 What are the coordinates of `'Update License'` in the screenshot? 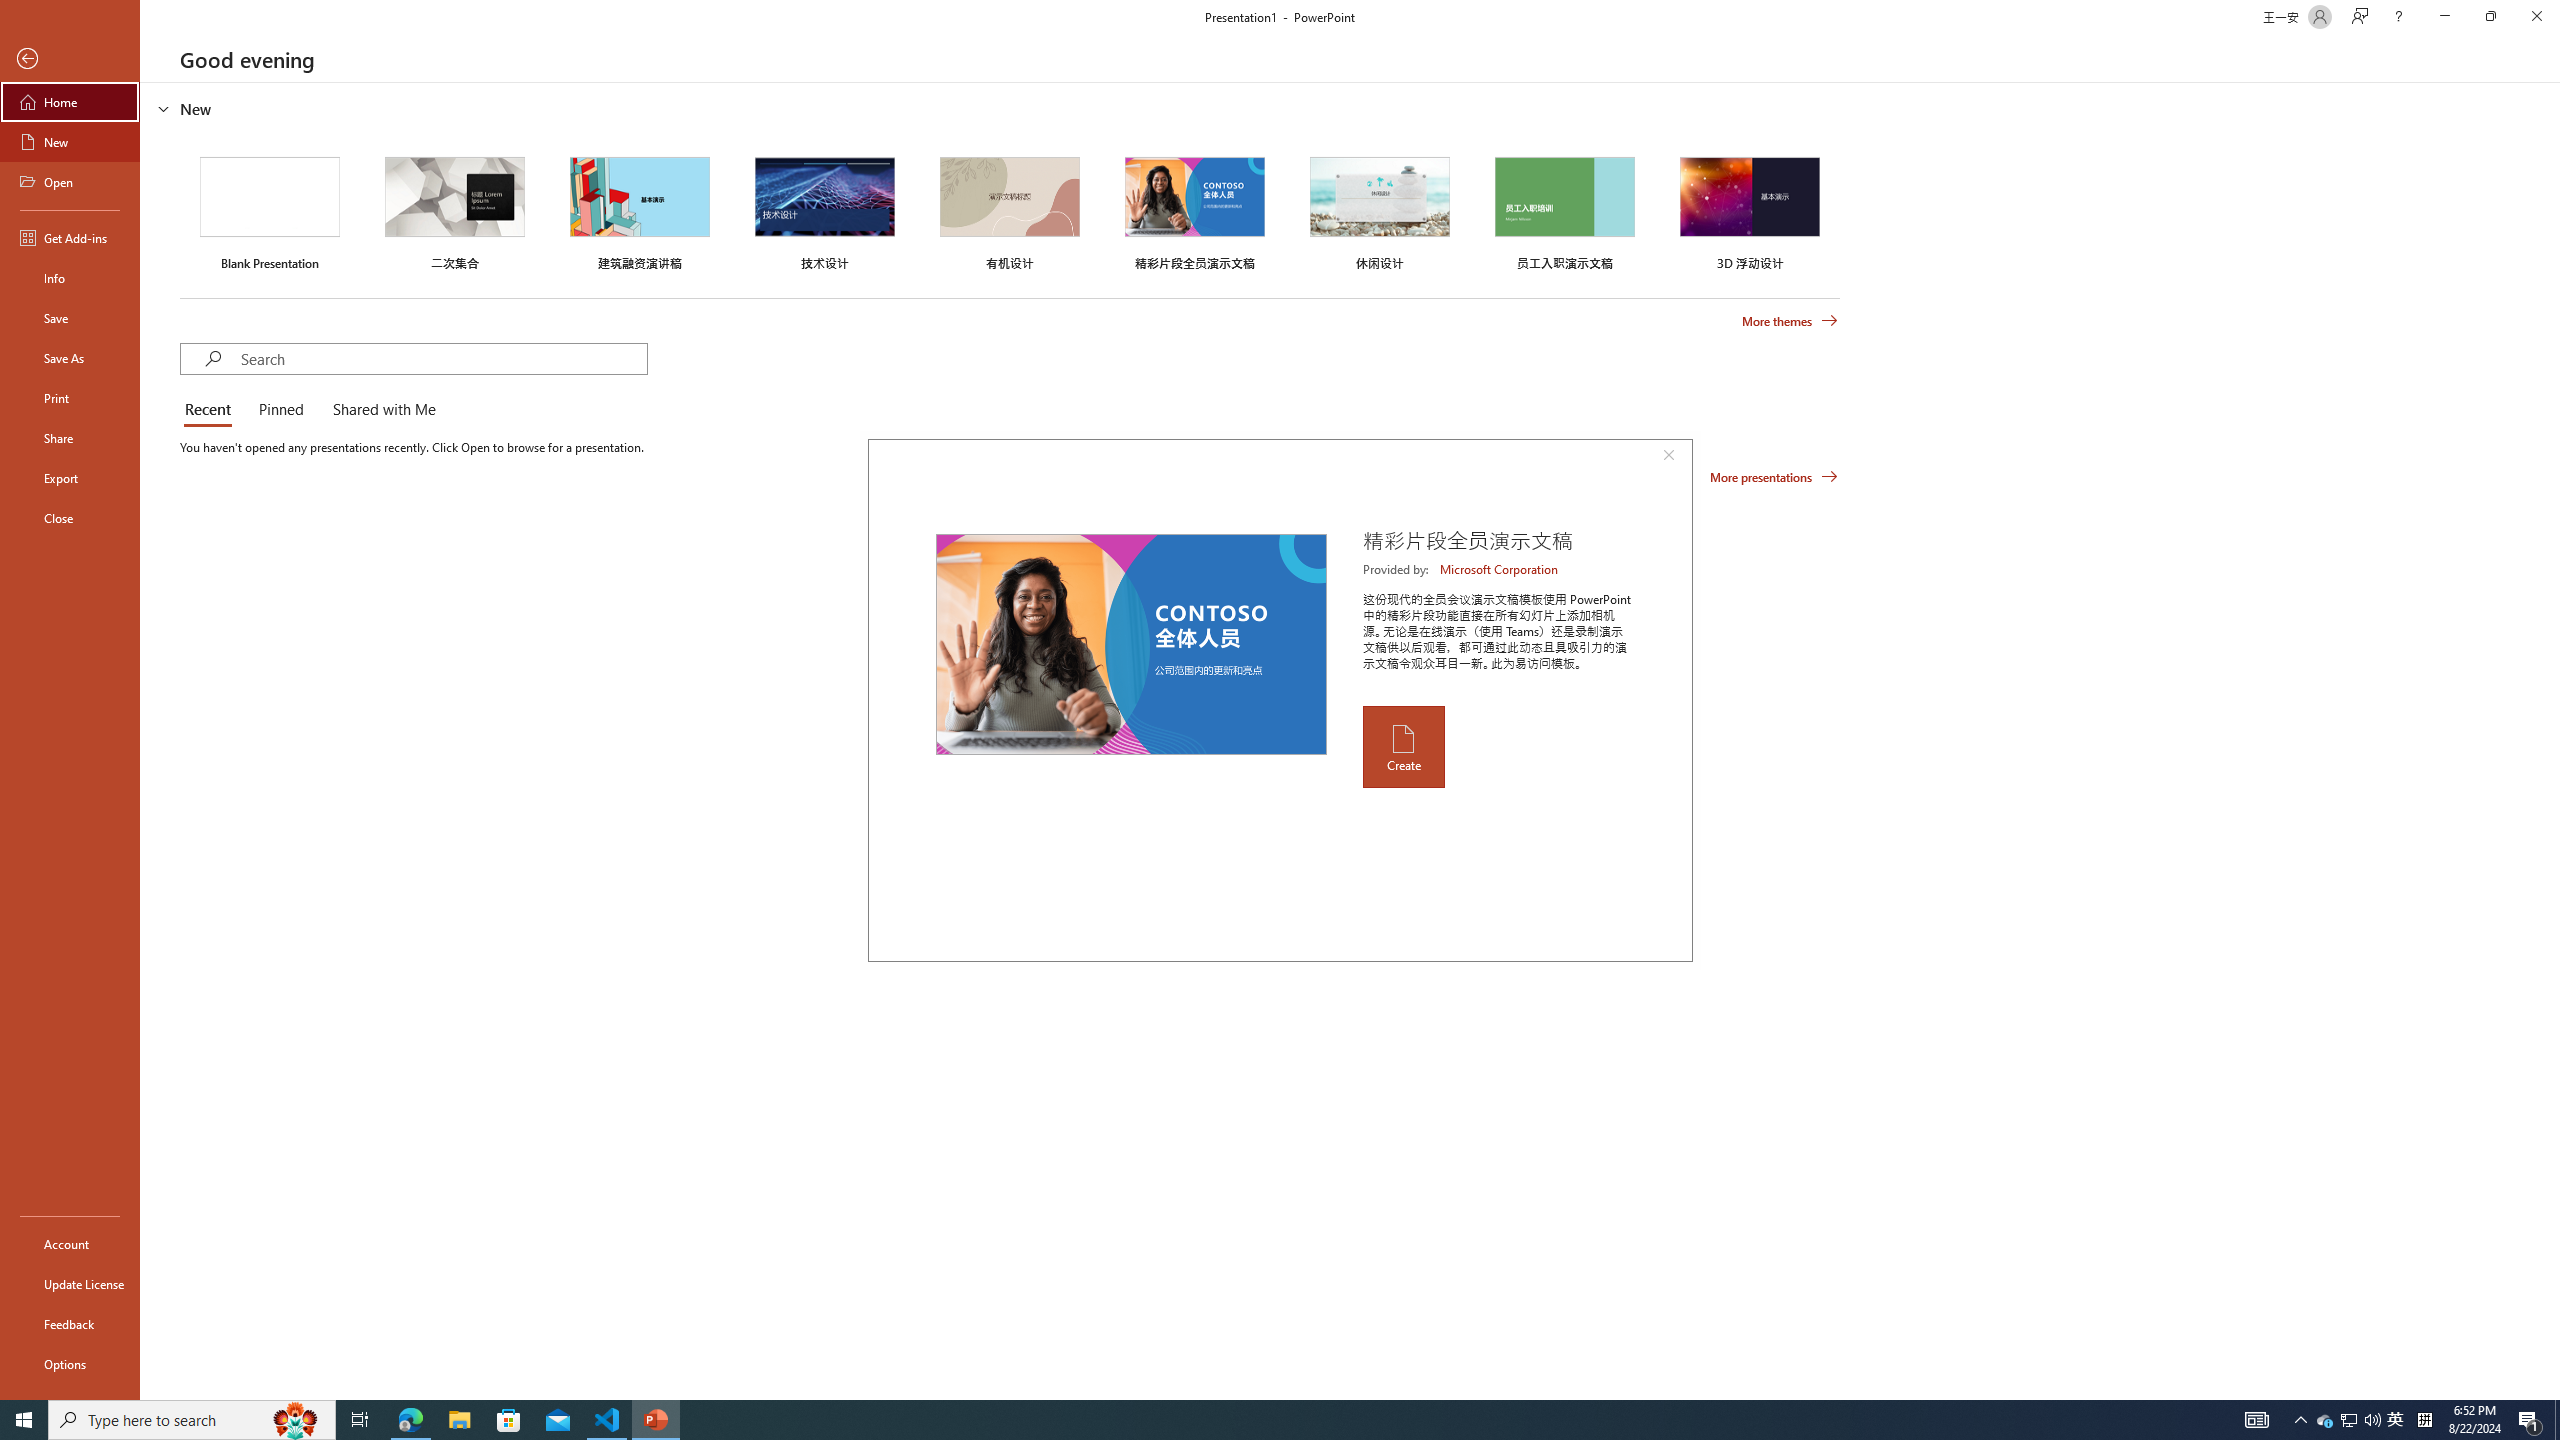 It's located at (69, 1283).